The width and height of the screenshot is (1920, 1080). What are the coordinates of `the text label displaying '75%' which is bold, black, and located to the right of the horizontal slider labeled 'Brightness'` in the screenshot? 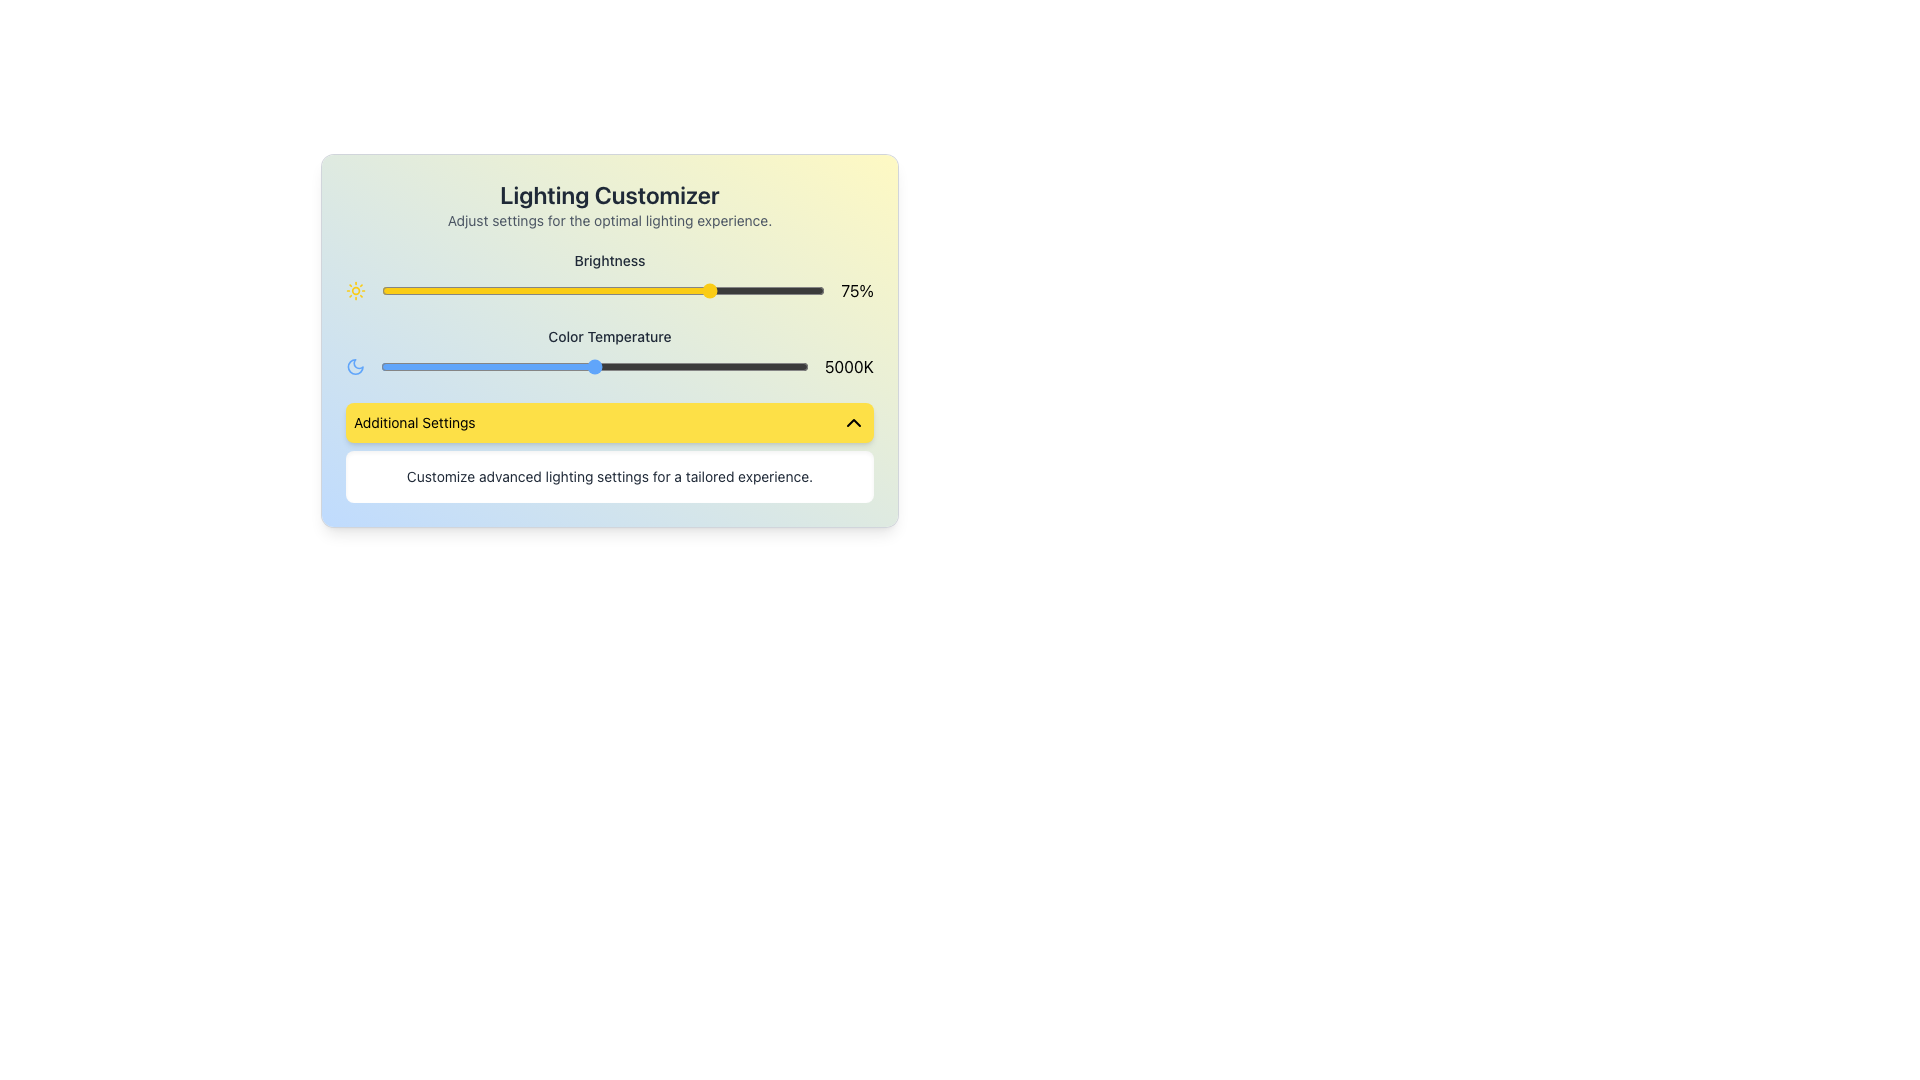 It's located at (857, 290).